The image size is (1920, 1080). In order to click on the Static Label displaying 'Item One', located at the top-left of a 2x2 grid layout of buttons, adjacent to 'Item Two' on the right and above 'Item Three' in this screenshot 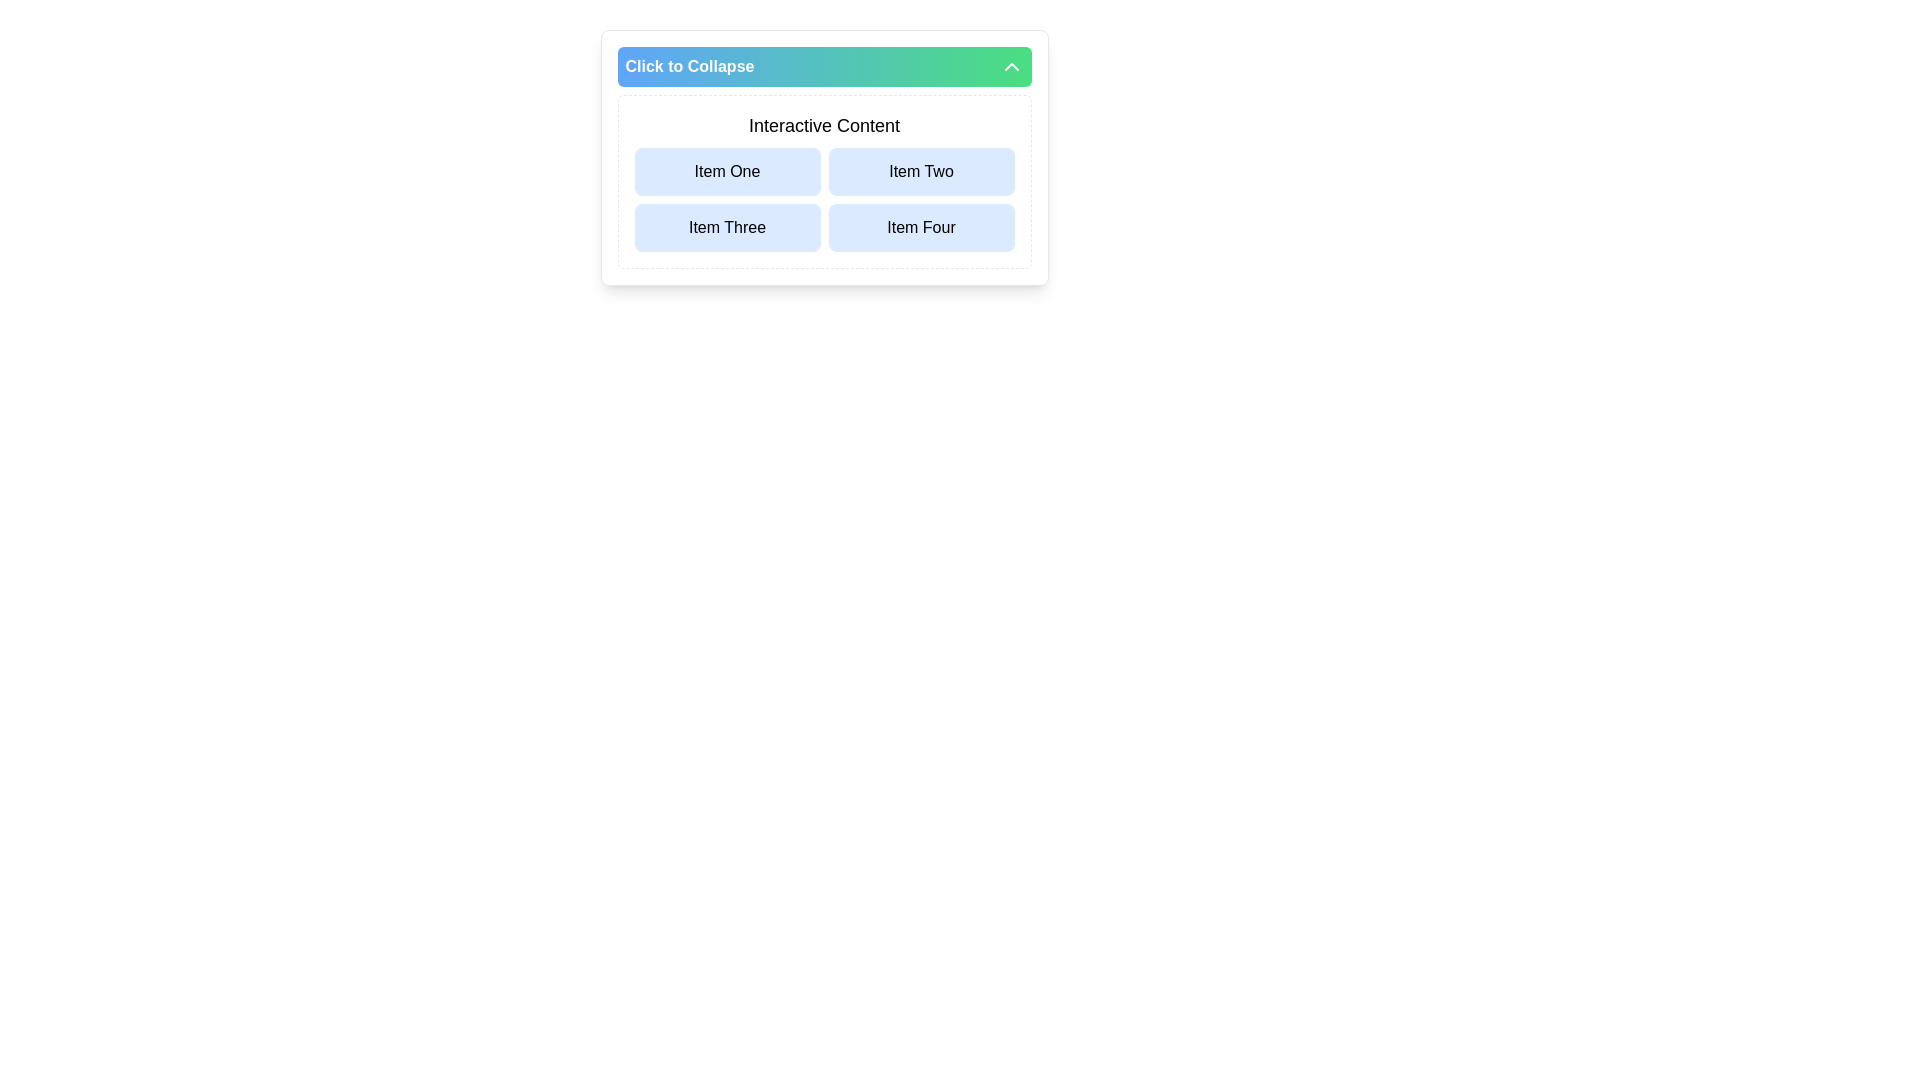, I will do `click(726, 171)`.